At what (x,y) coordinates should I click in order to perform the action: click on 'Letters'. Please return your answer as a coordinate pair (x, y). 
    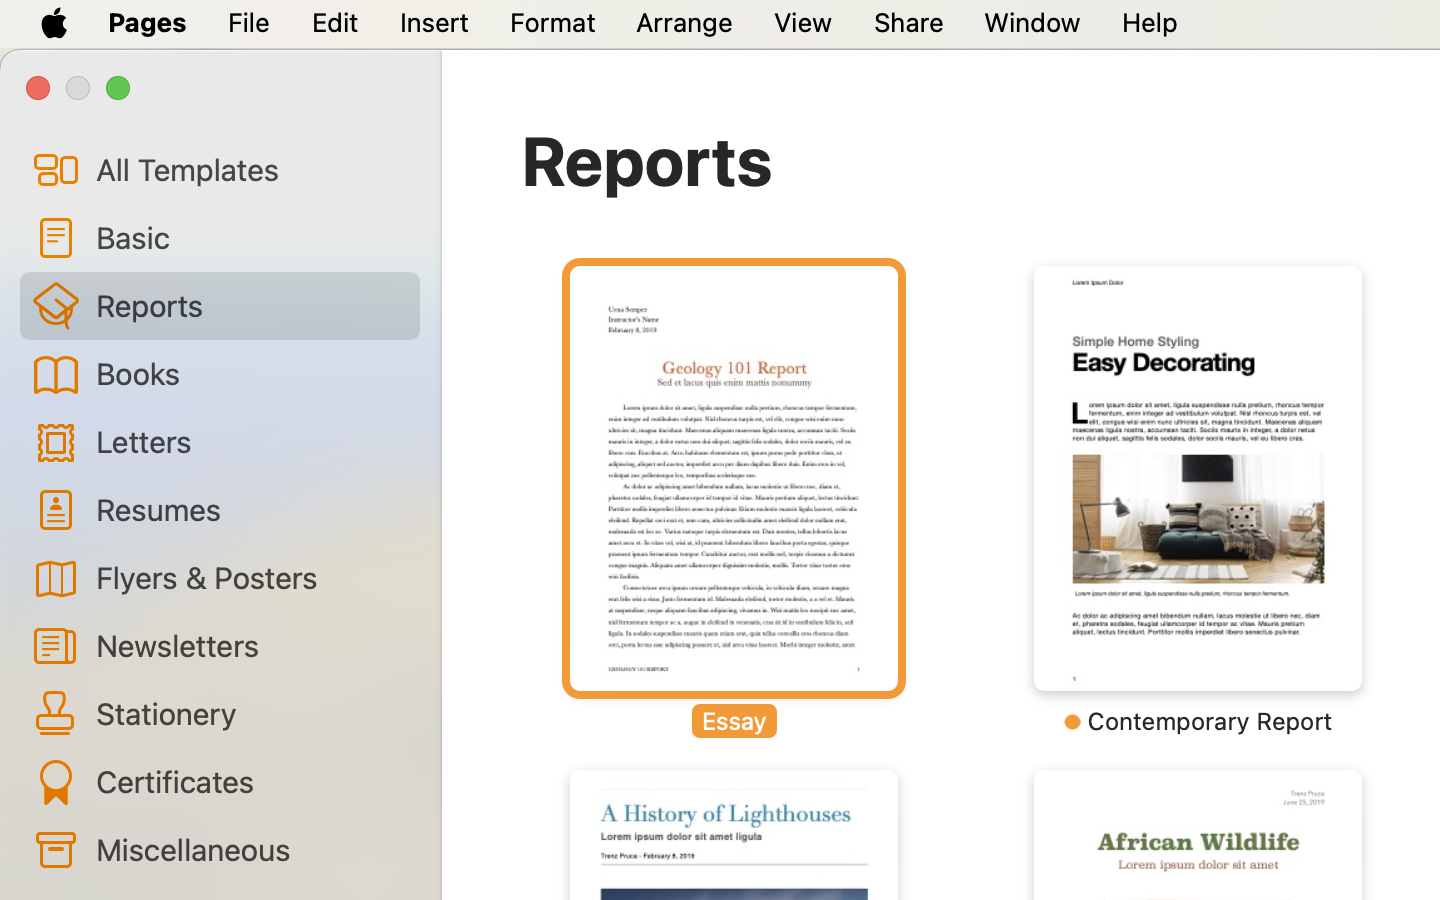
    Looking at the image, I should click on (248, 441).